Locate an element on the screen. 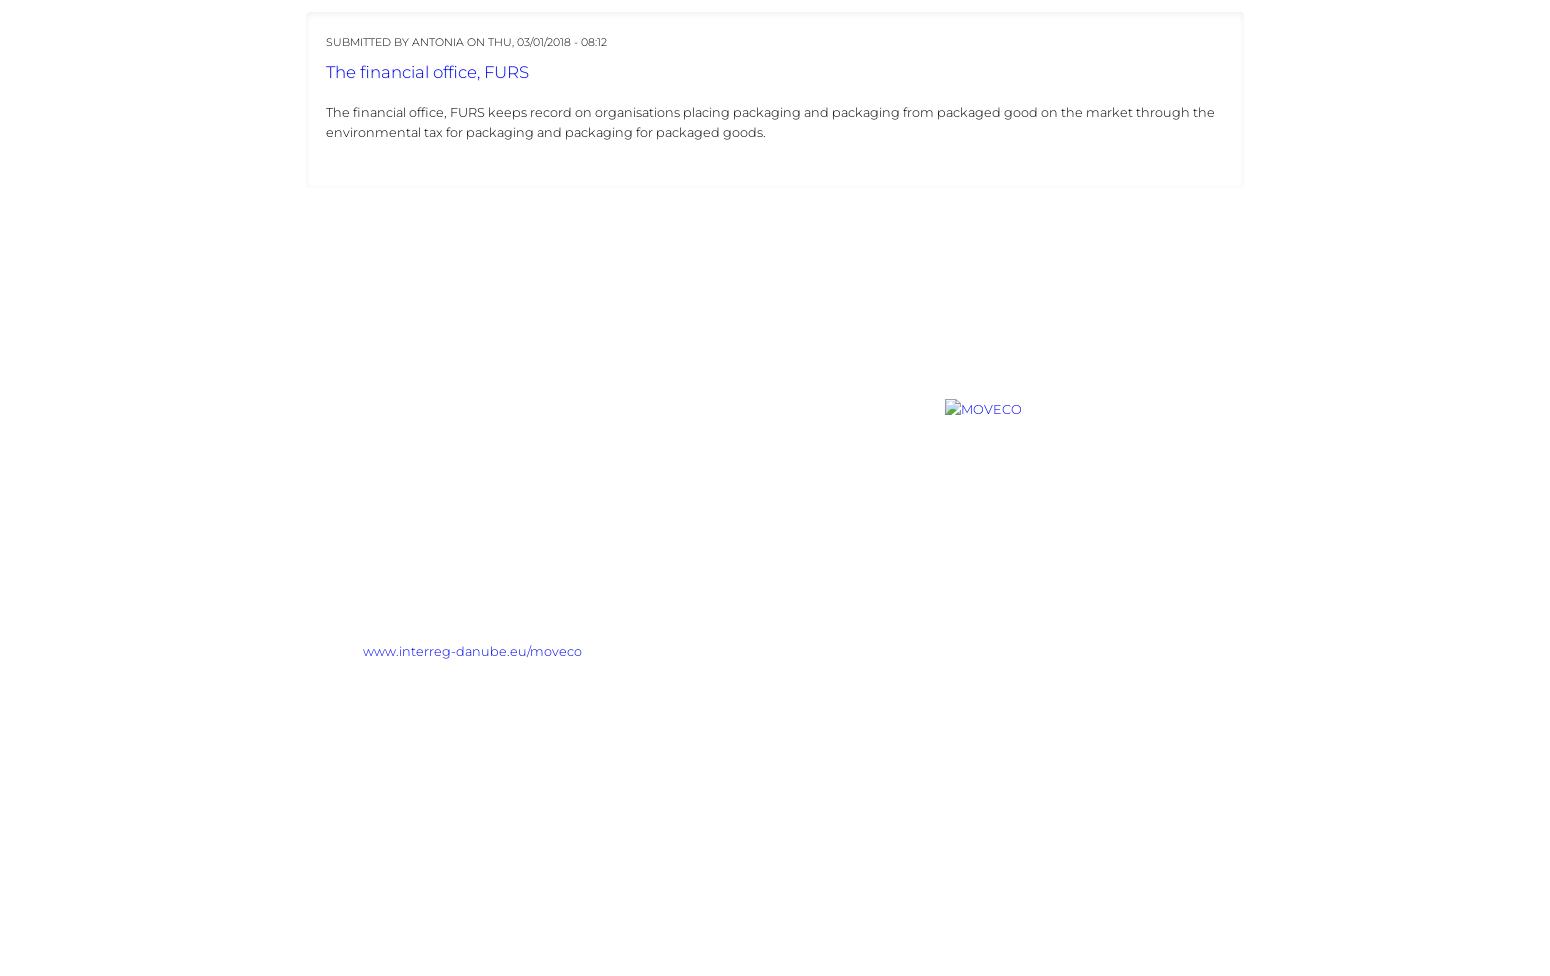 This screenshot has width=1550, height=976. 'on Thu, 03/01/2018 - 08:12' is located at coordinates (464, 41).